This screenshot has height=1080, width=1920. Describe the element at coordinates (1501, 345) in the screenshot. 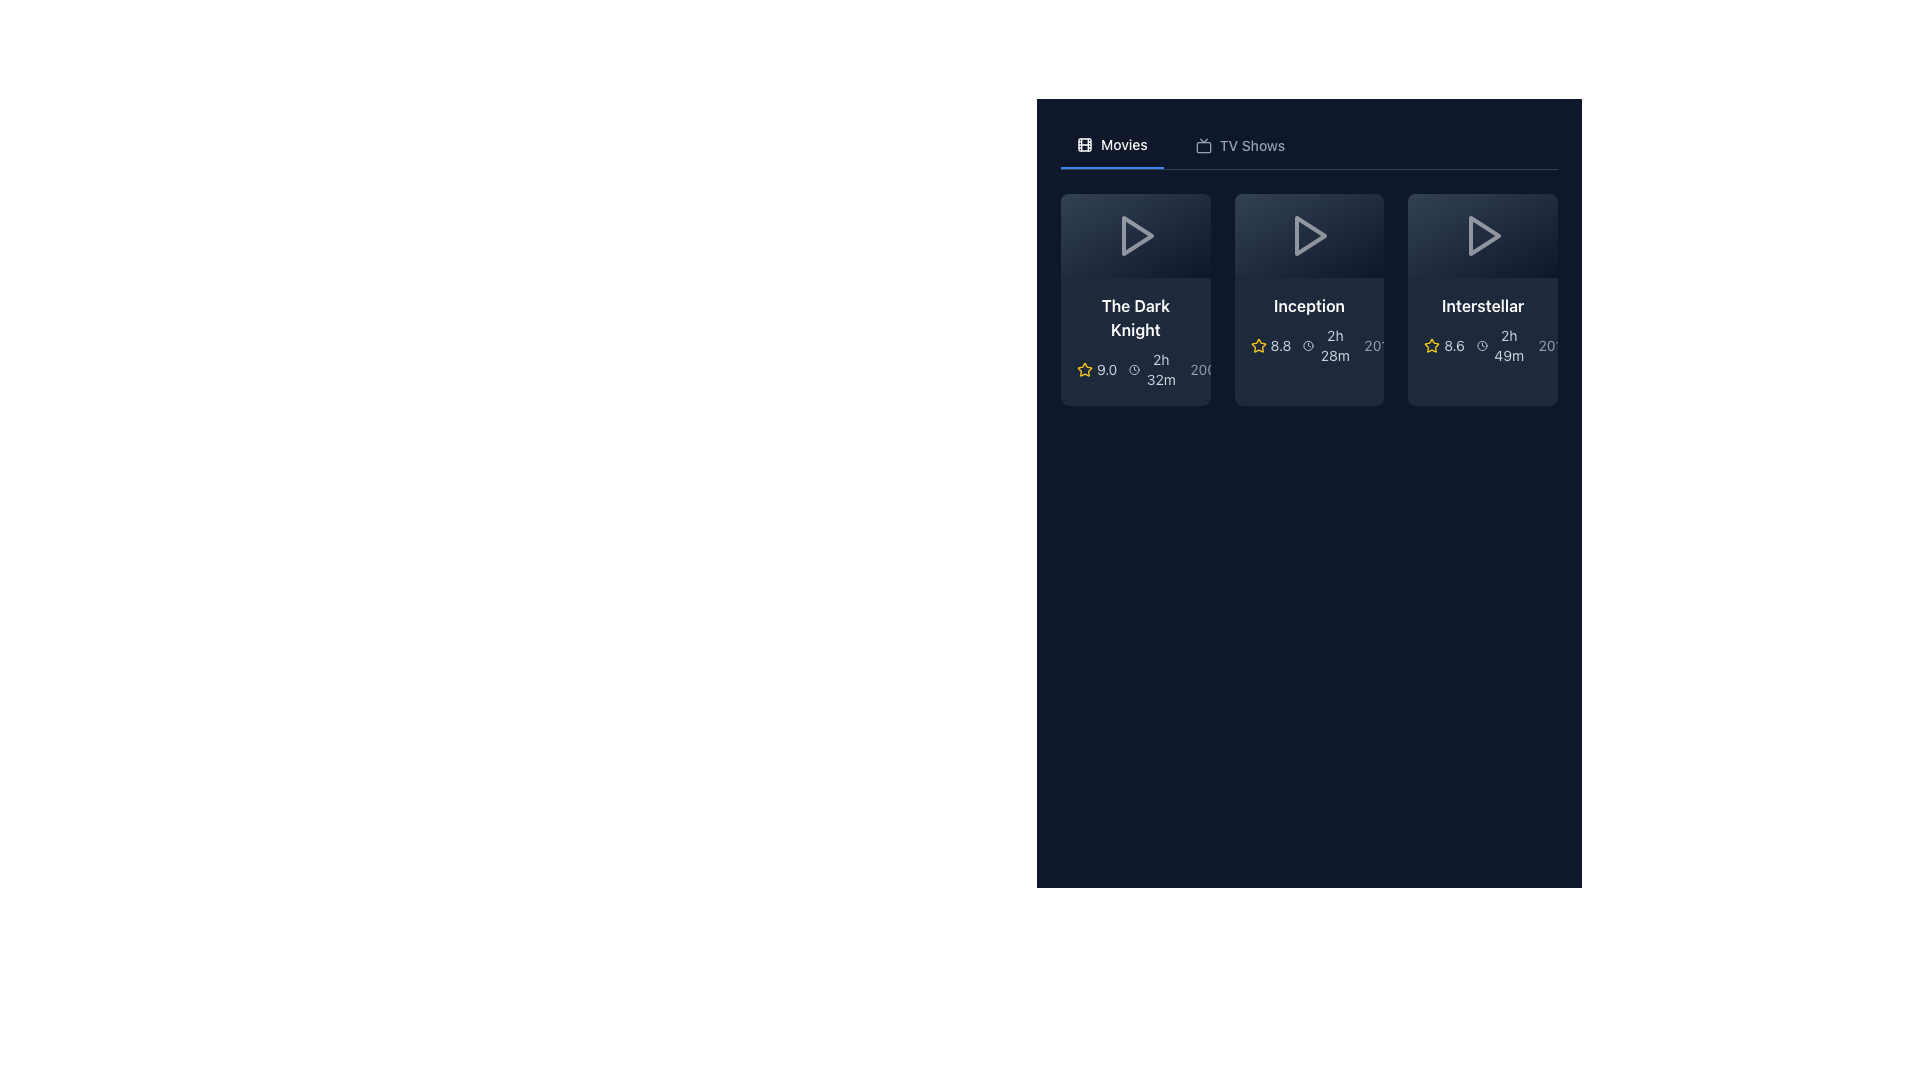

I see `the Text label displaying the runtime information of the movie 'Interstellar', which indicates a duration of 2 hours and 49 minutes` at that location.